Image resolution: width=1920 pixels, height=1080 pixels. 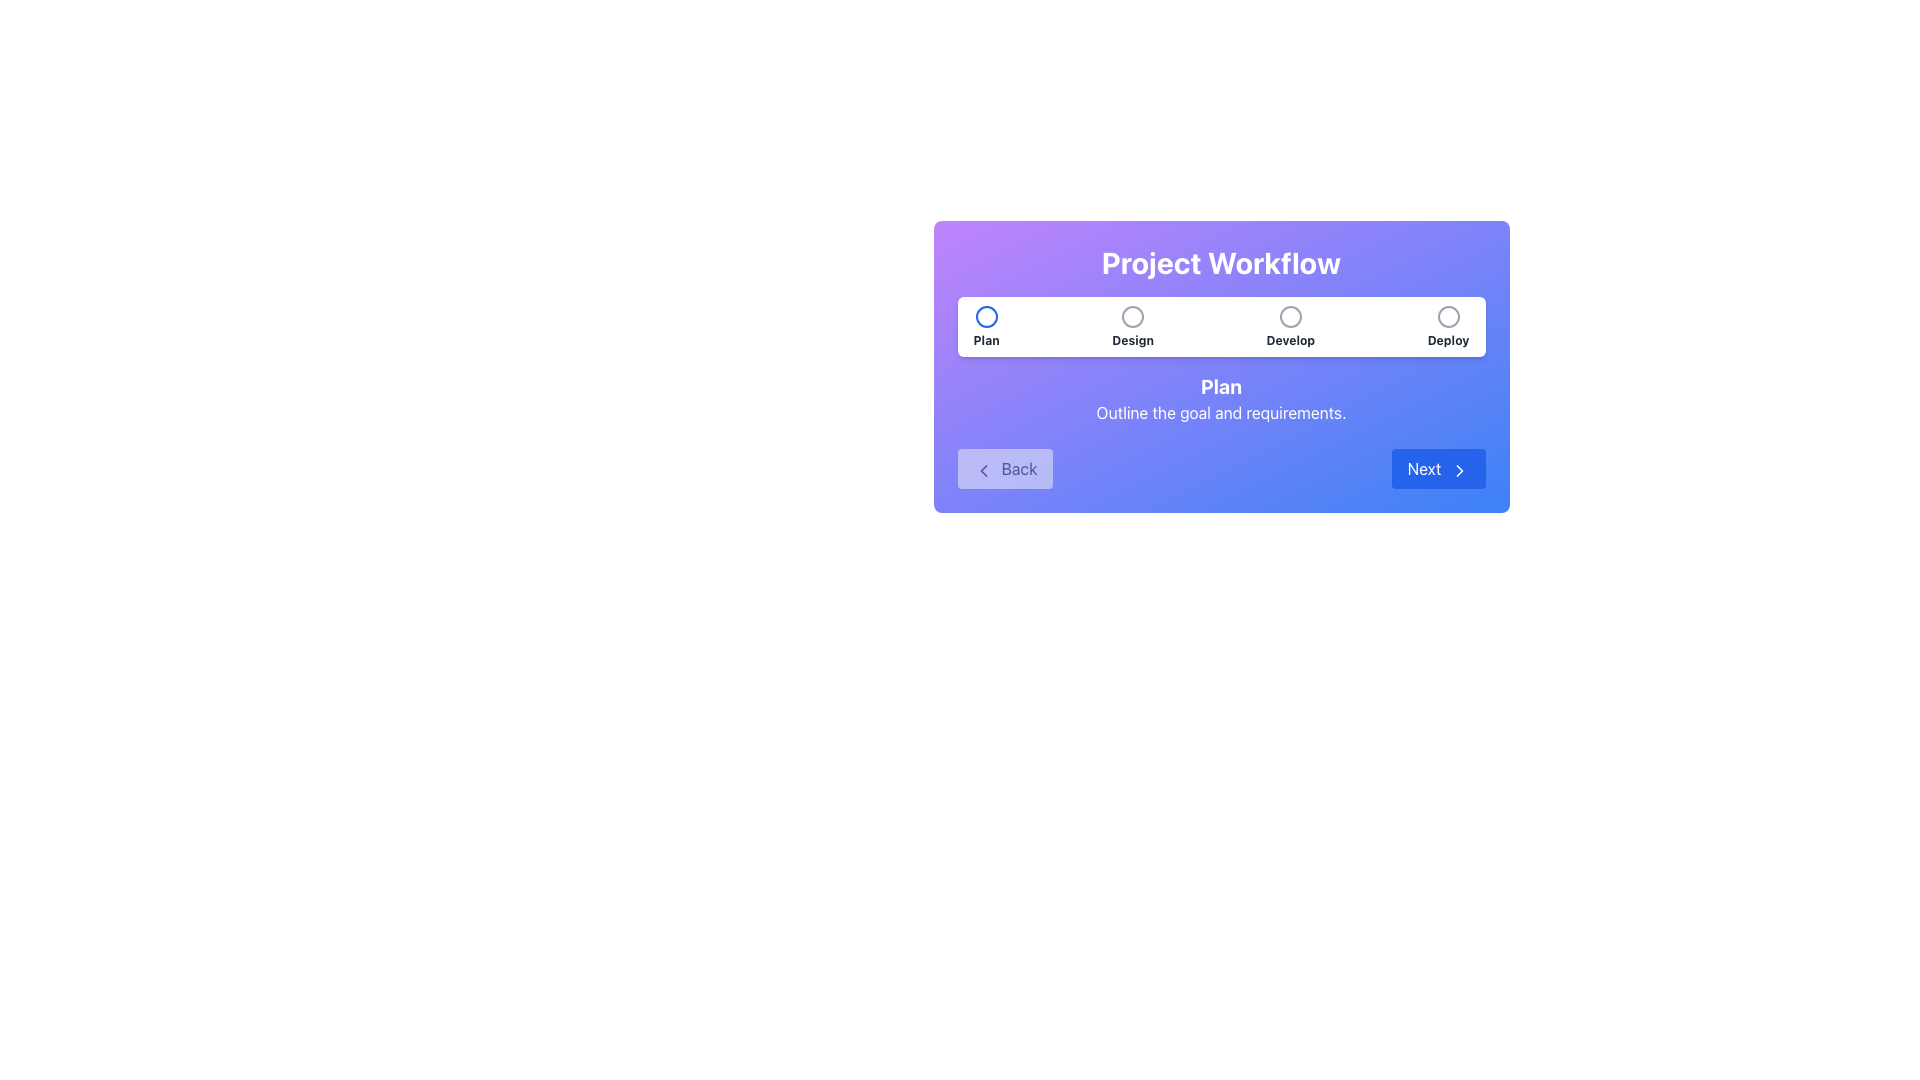 I want to click on the right-pointing chevron icon next to the 'Next' text within the blue button at the bottom right of the interface, so click(x=1459, y=470).